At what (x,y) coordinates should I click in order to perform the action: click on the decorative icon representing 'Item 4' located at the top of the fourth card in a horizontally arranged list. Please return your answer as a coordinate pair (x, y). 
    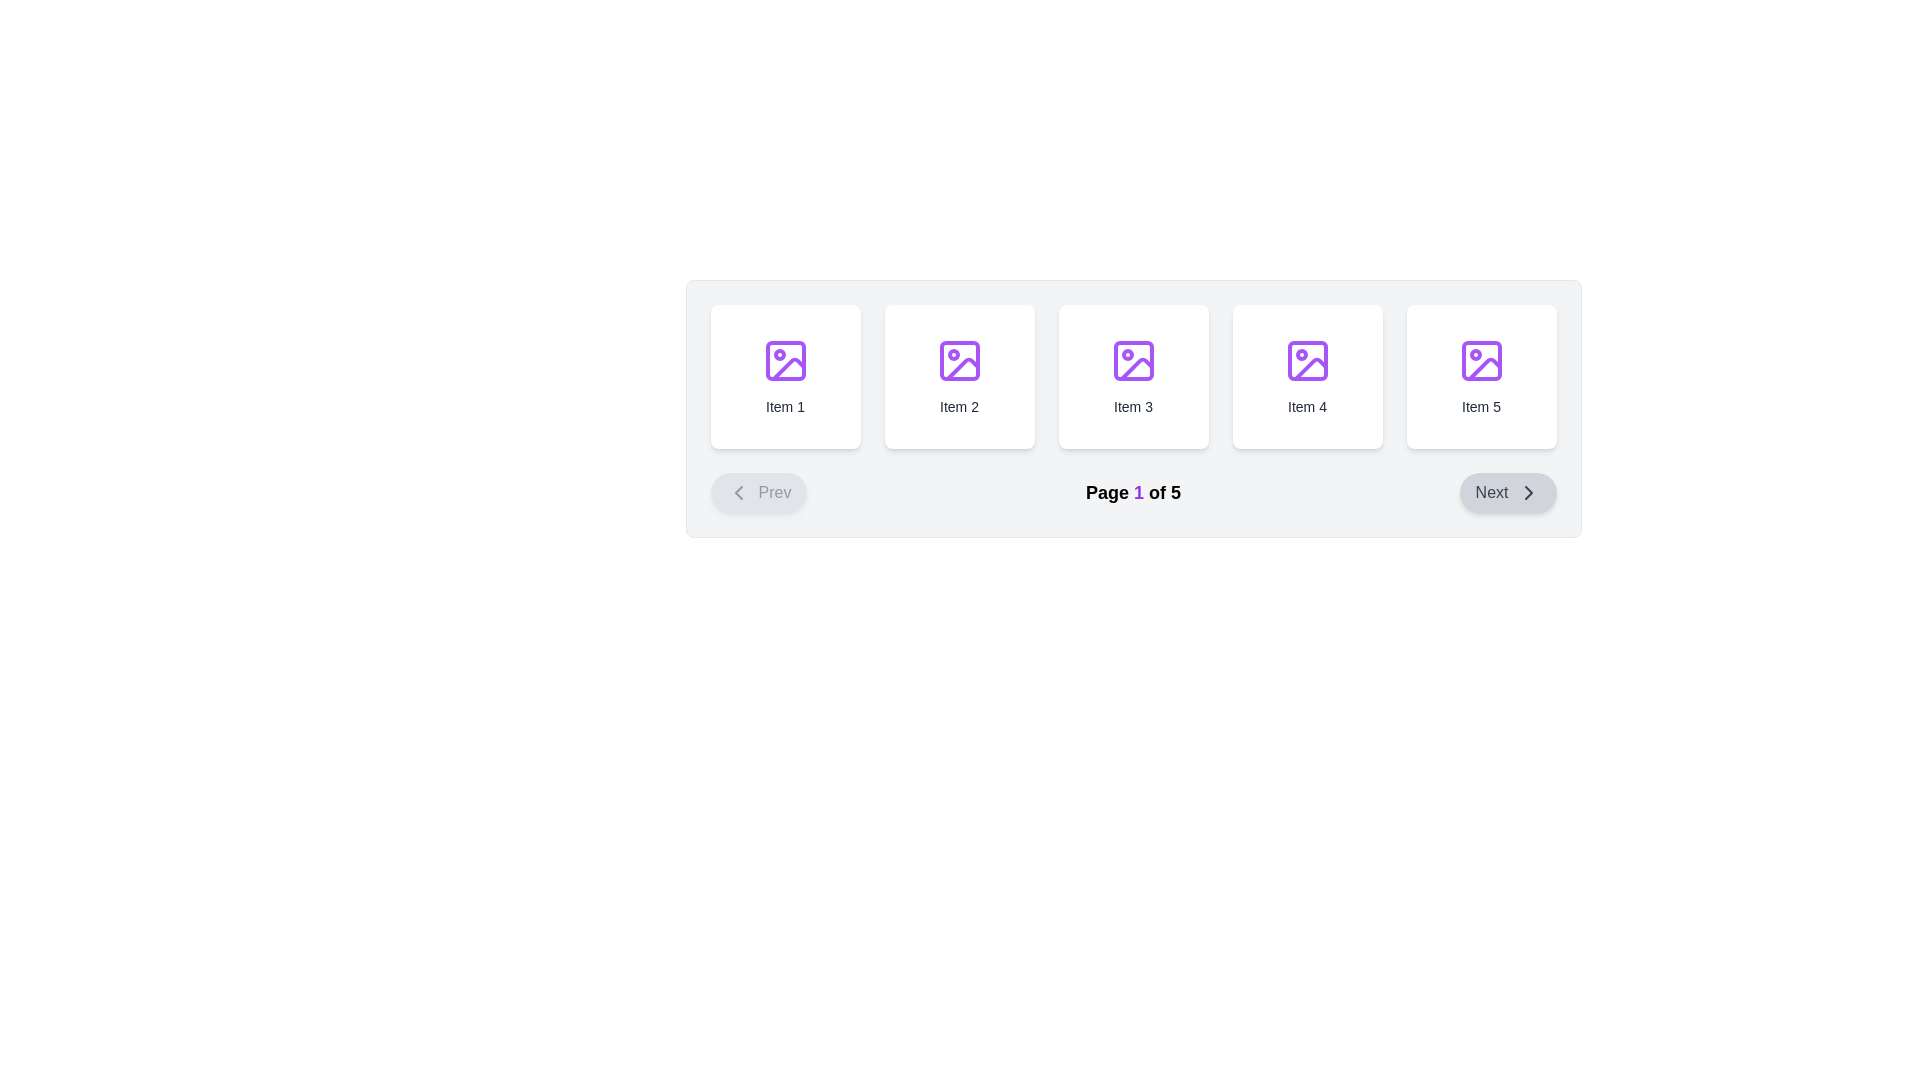
    Looking at the image, I should click on (1307, 361).